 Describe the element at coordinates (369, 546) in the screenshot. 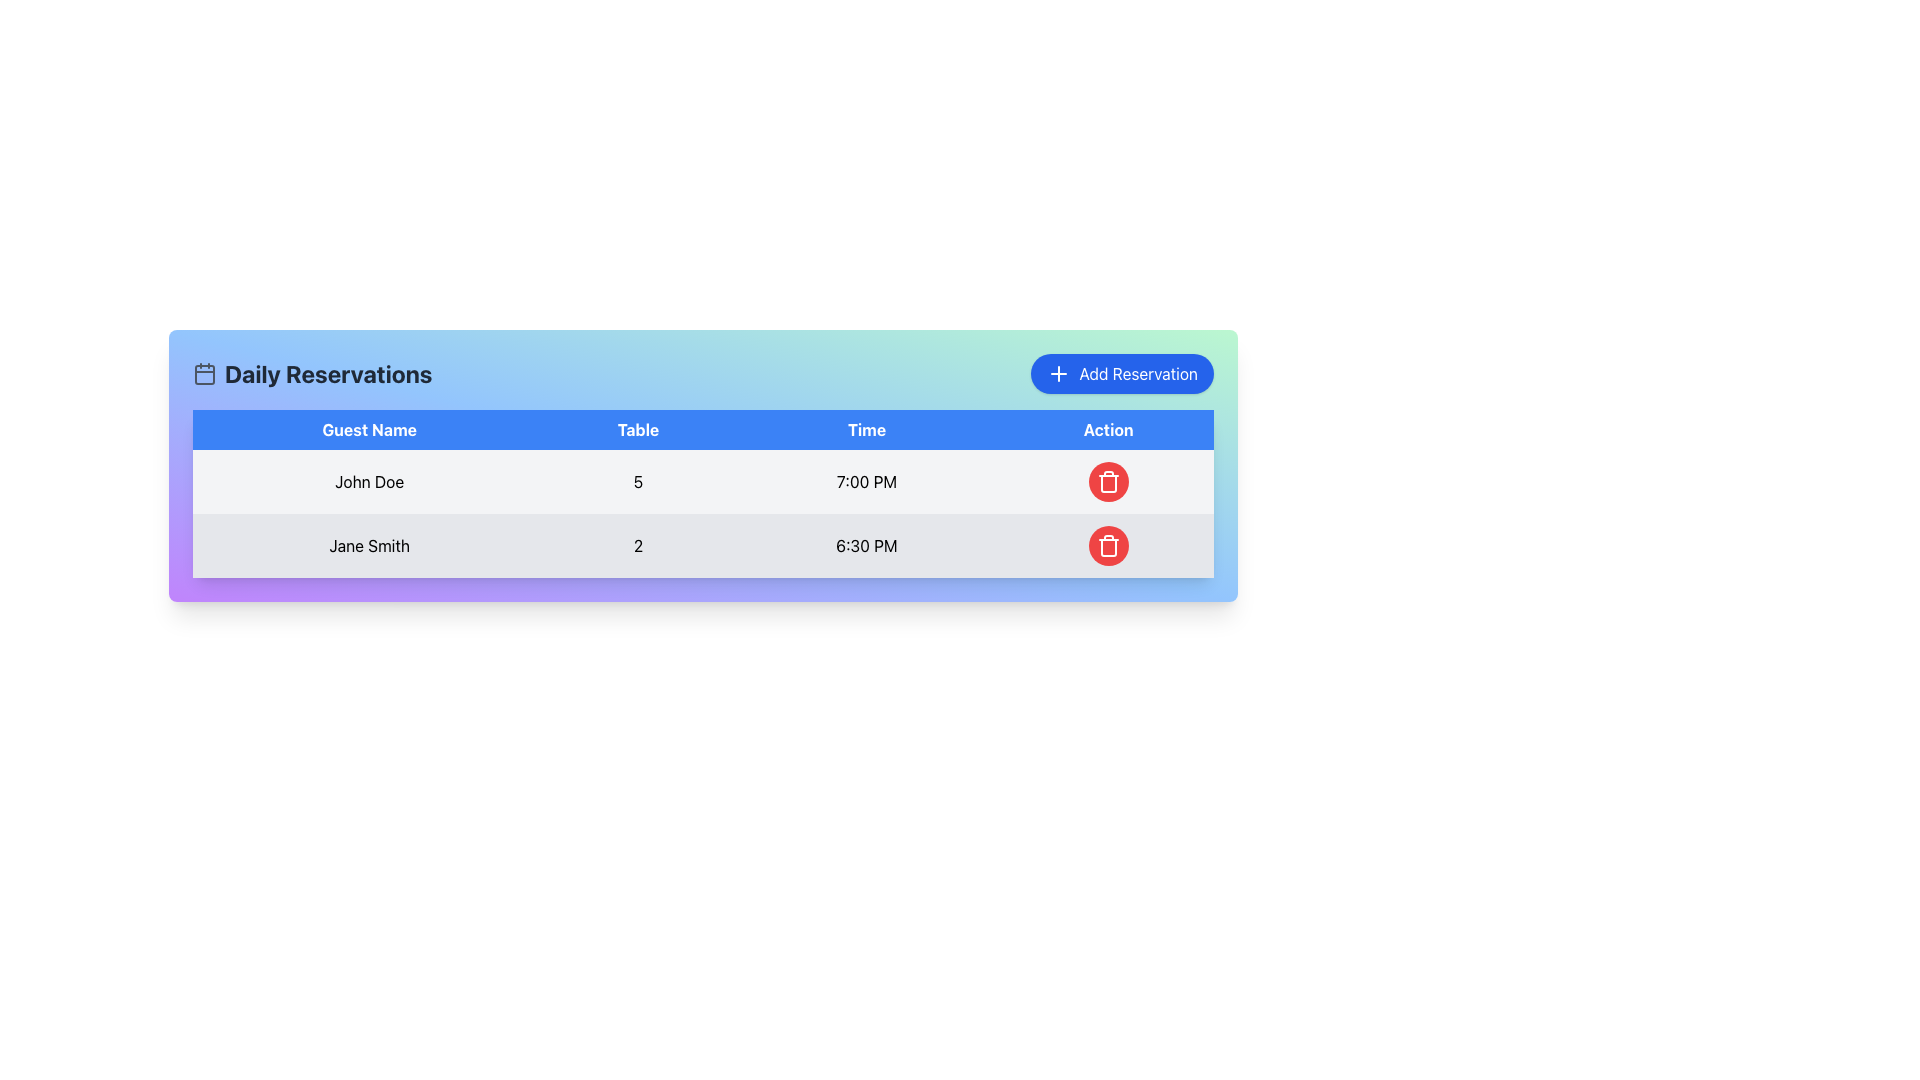

I see `the text label displaying 'Jane Smith' which is located in the 'Guest Name' column of the second row under the header row in a structured table layout` at that location.